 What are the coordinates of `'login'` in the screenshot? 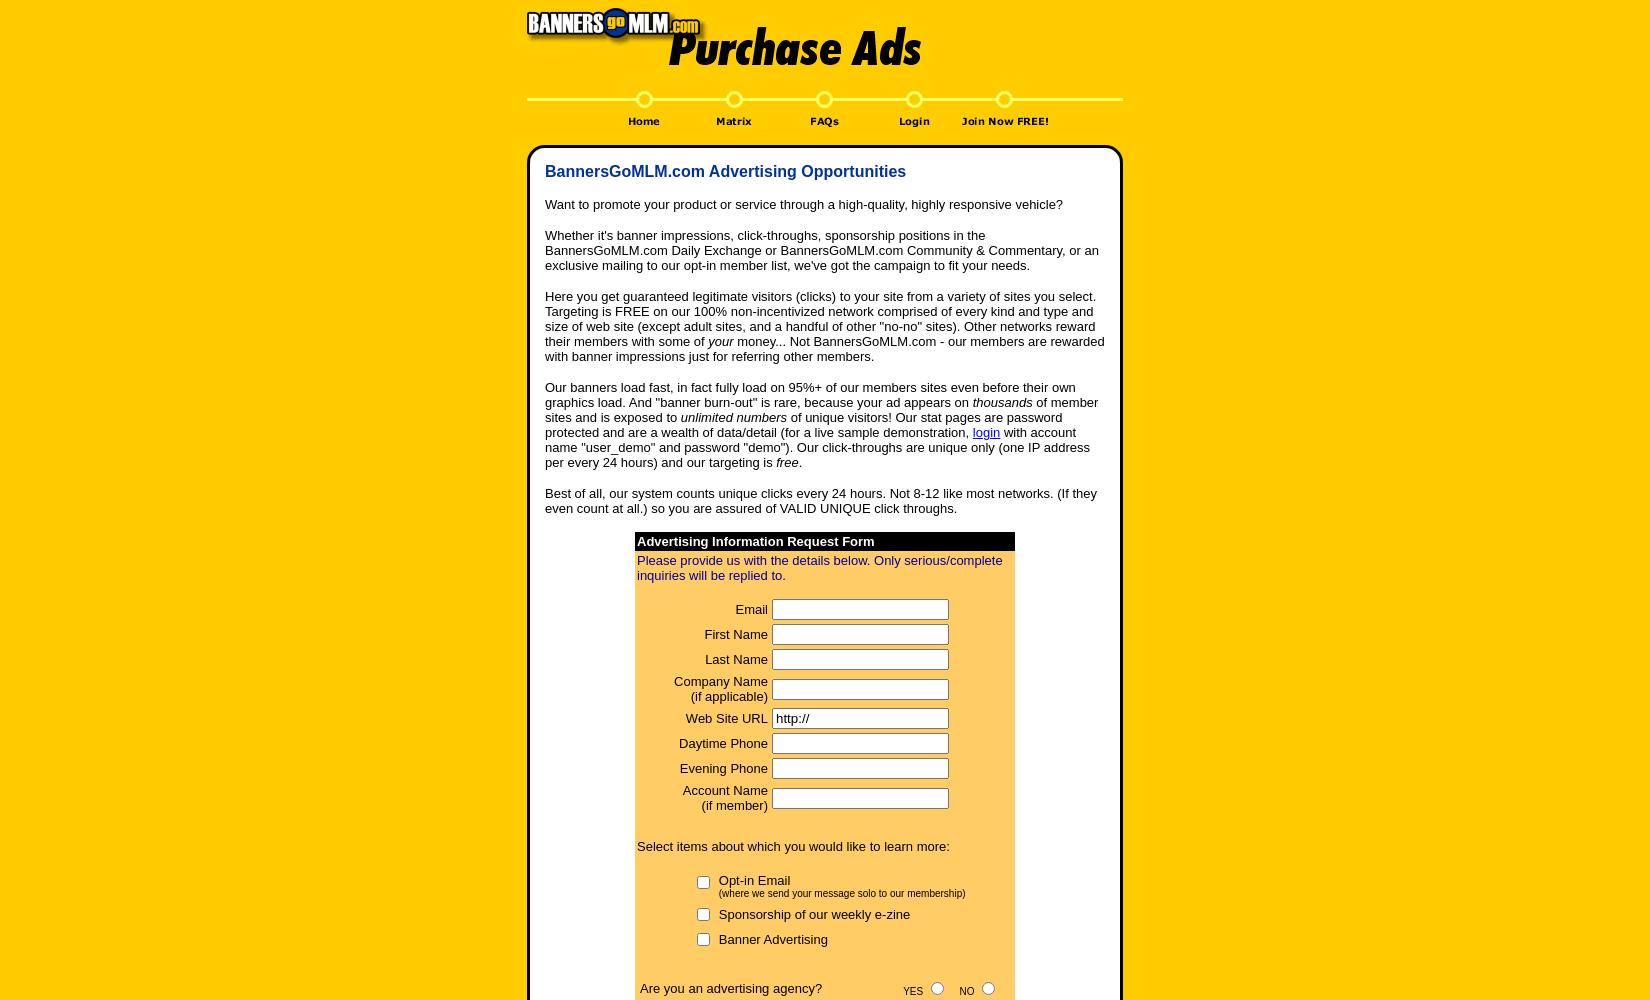 It's located at (972, 432).